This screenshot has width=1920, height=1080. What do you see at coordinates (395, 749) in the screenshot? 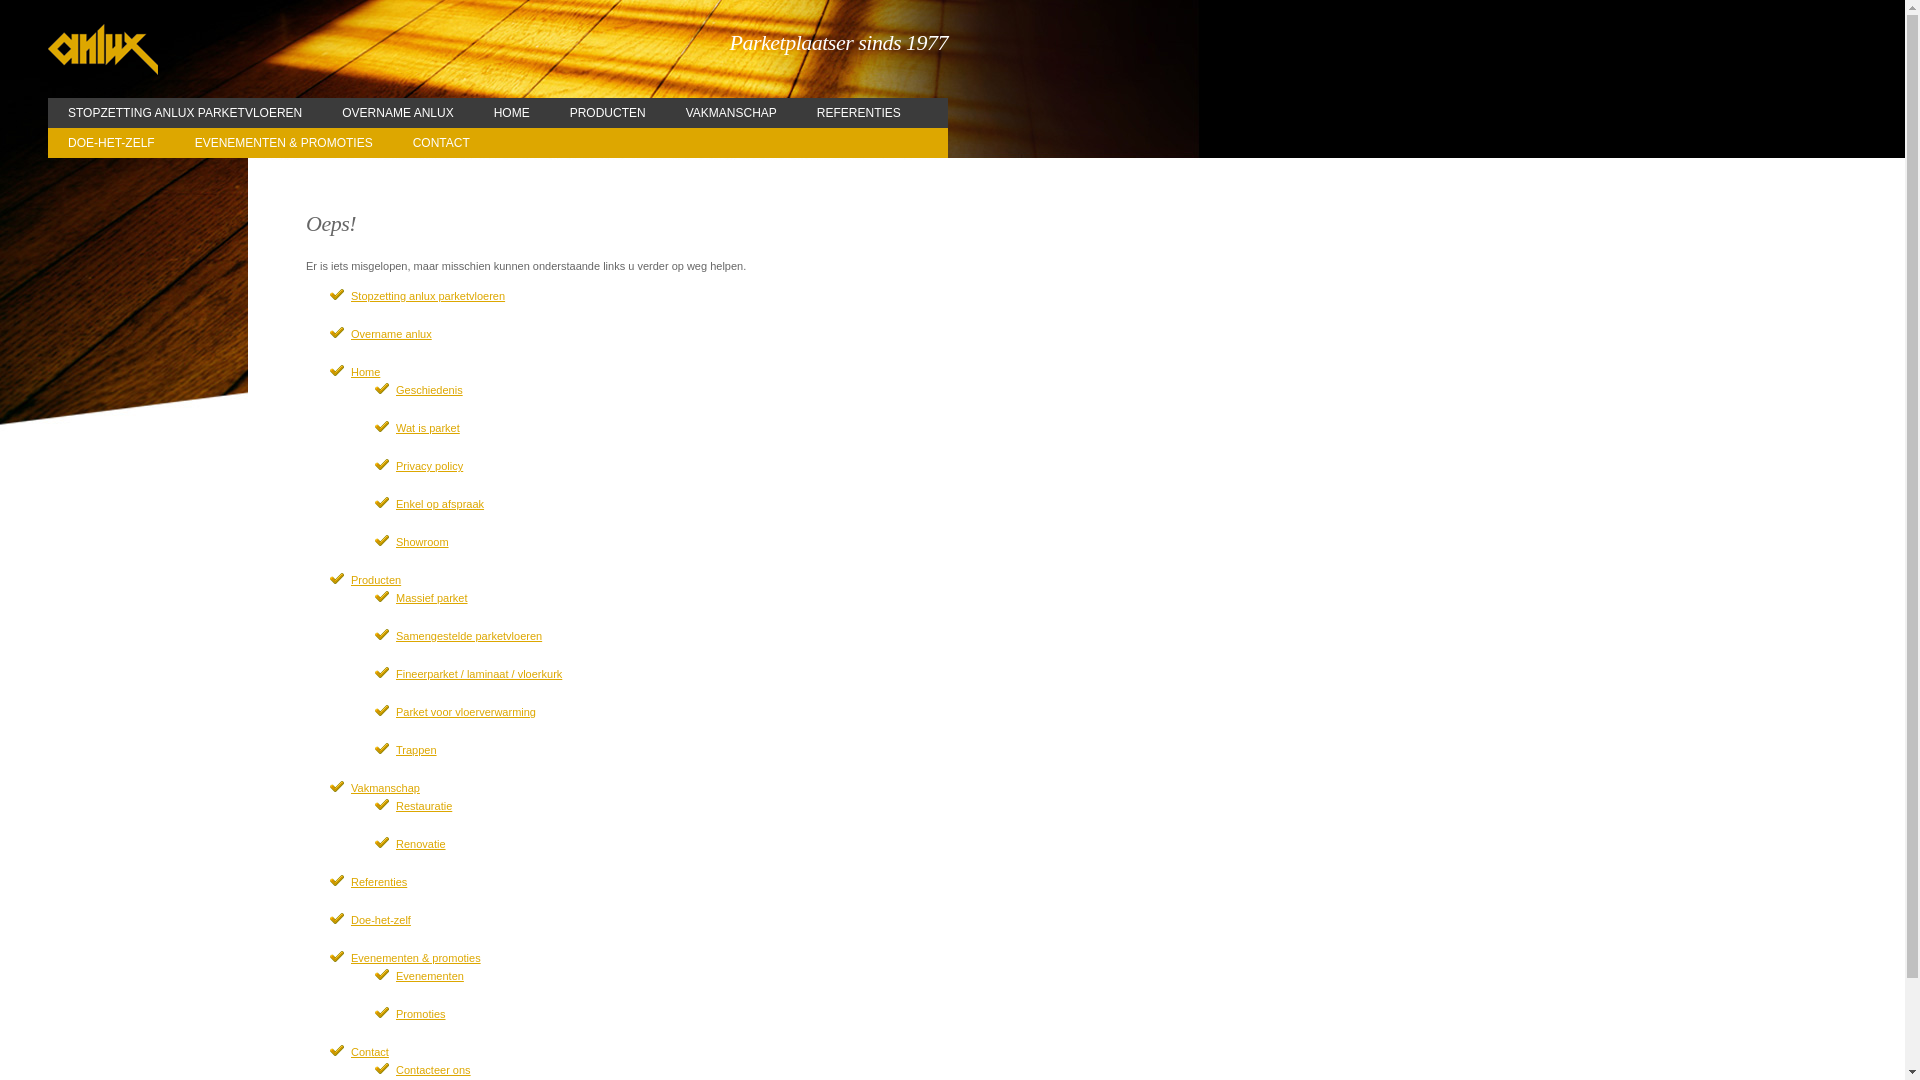
I see `'Trappen'` at bounding box center [395, 749].